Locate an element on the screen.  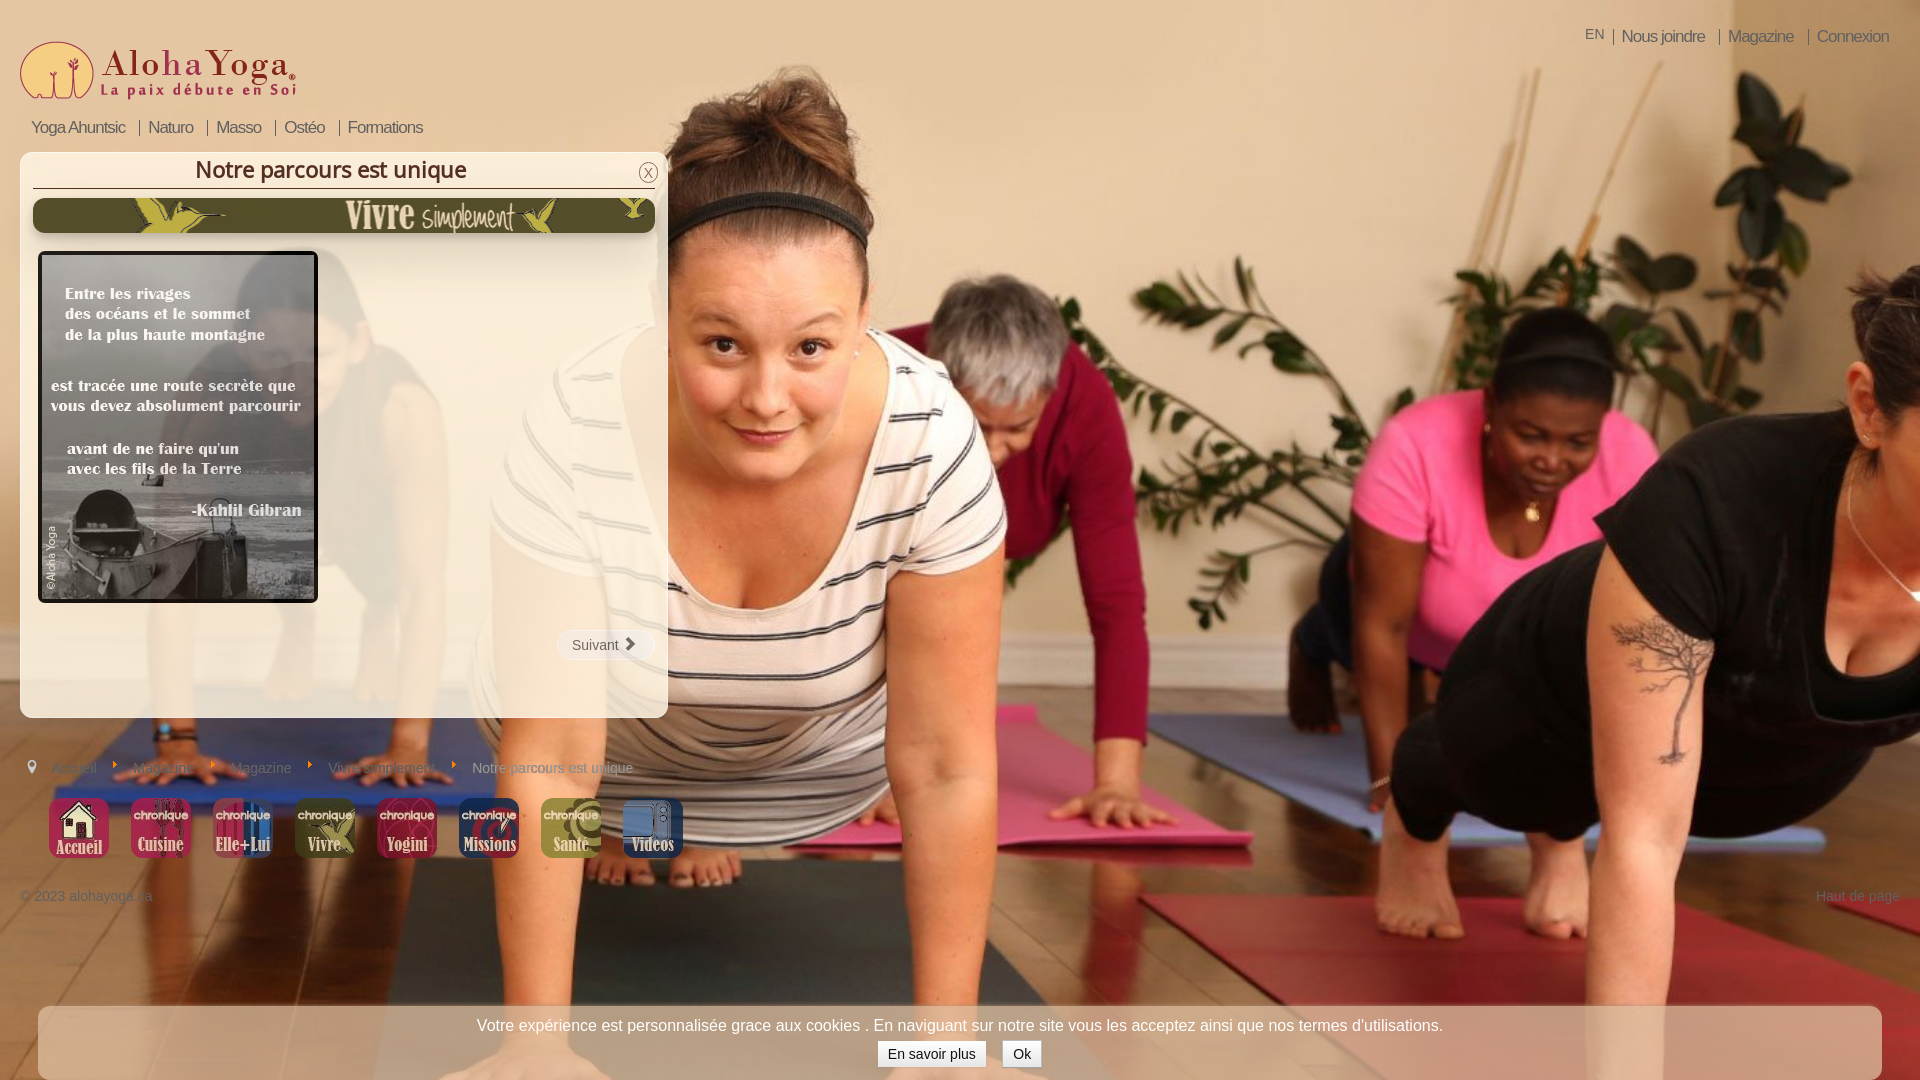
'Accueil' is located at coordinates (78, 828).